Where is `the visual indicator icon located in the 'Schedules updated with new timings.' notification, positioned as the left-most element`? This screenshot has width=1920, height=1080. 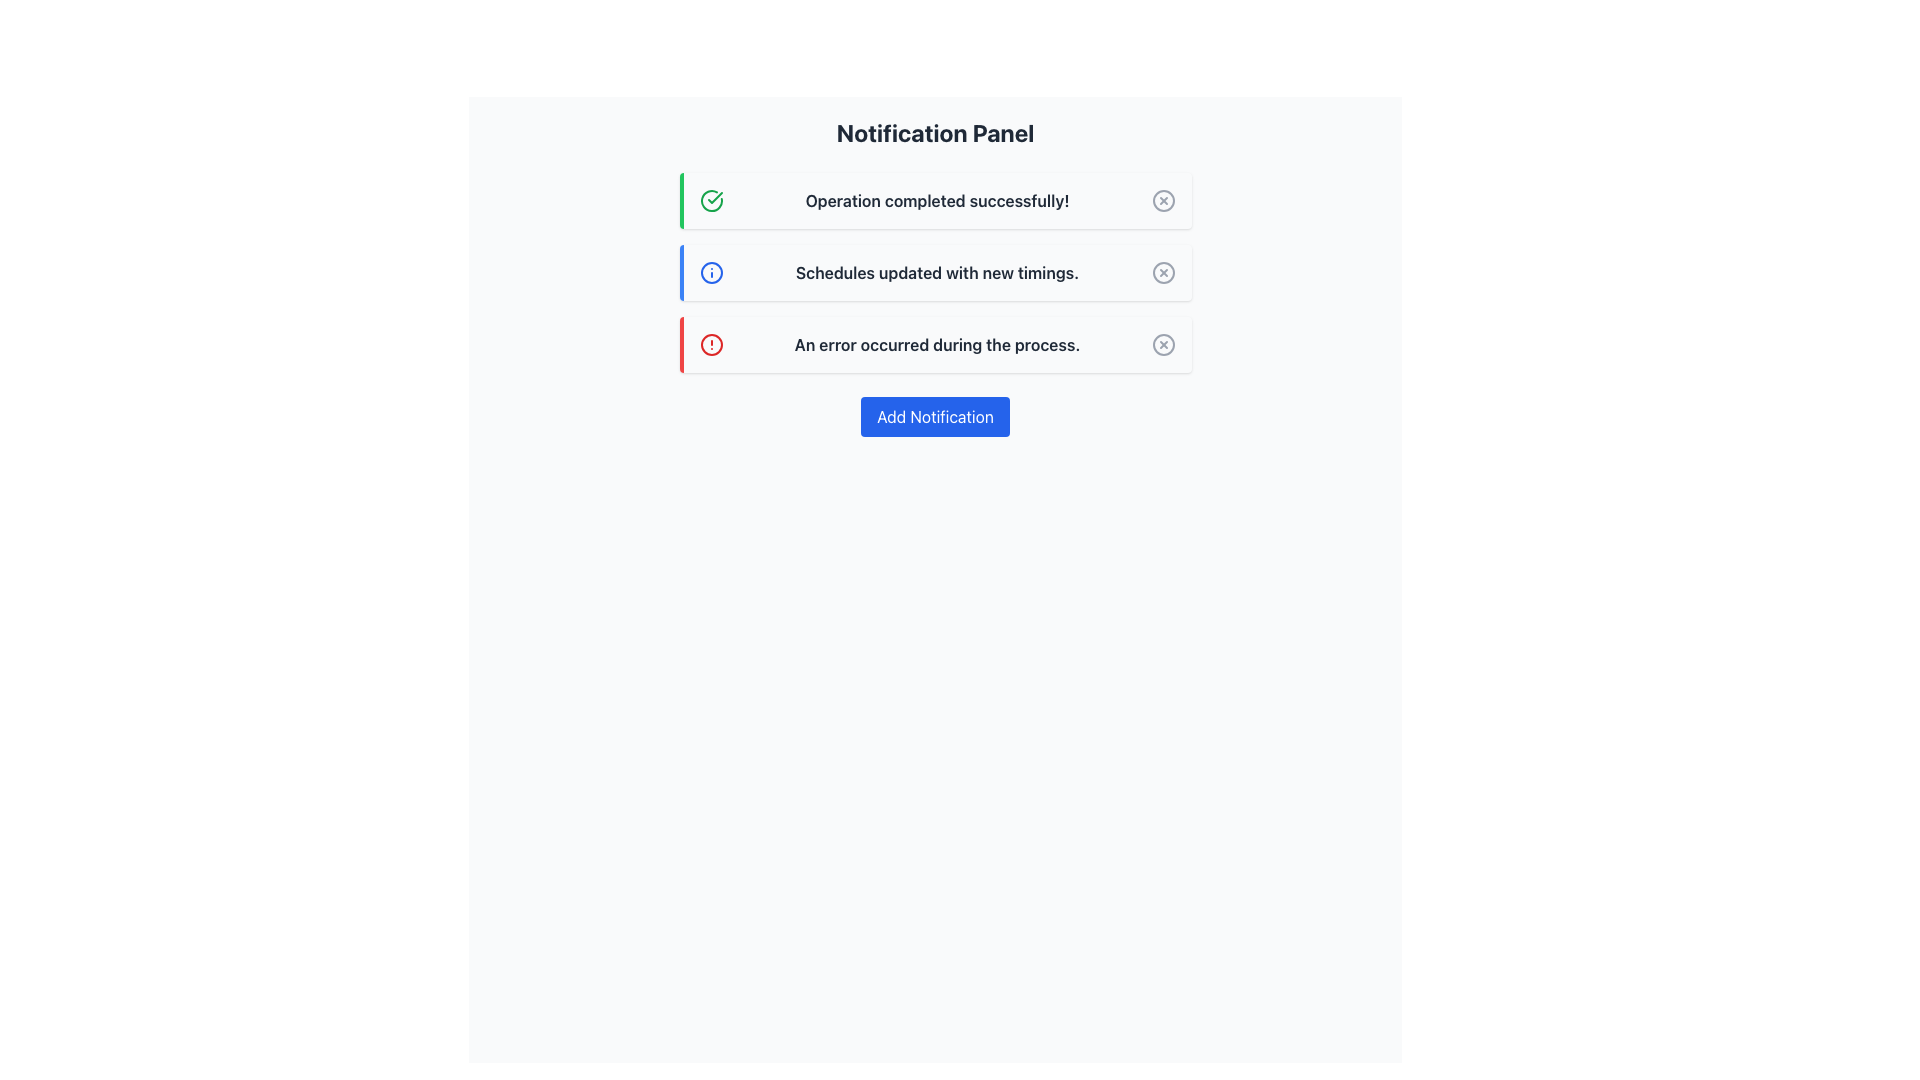 the visual indicator icon located in the 'Schedules updated with new timings.' notification, positioned as the left-most element is located at coordinates (711, 273).